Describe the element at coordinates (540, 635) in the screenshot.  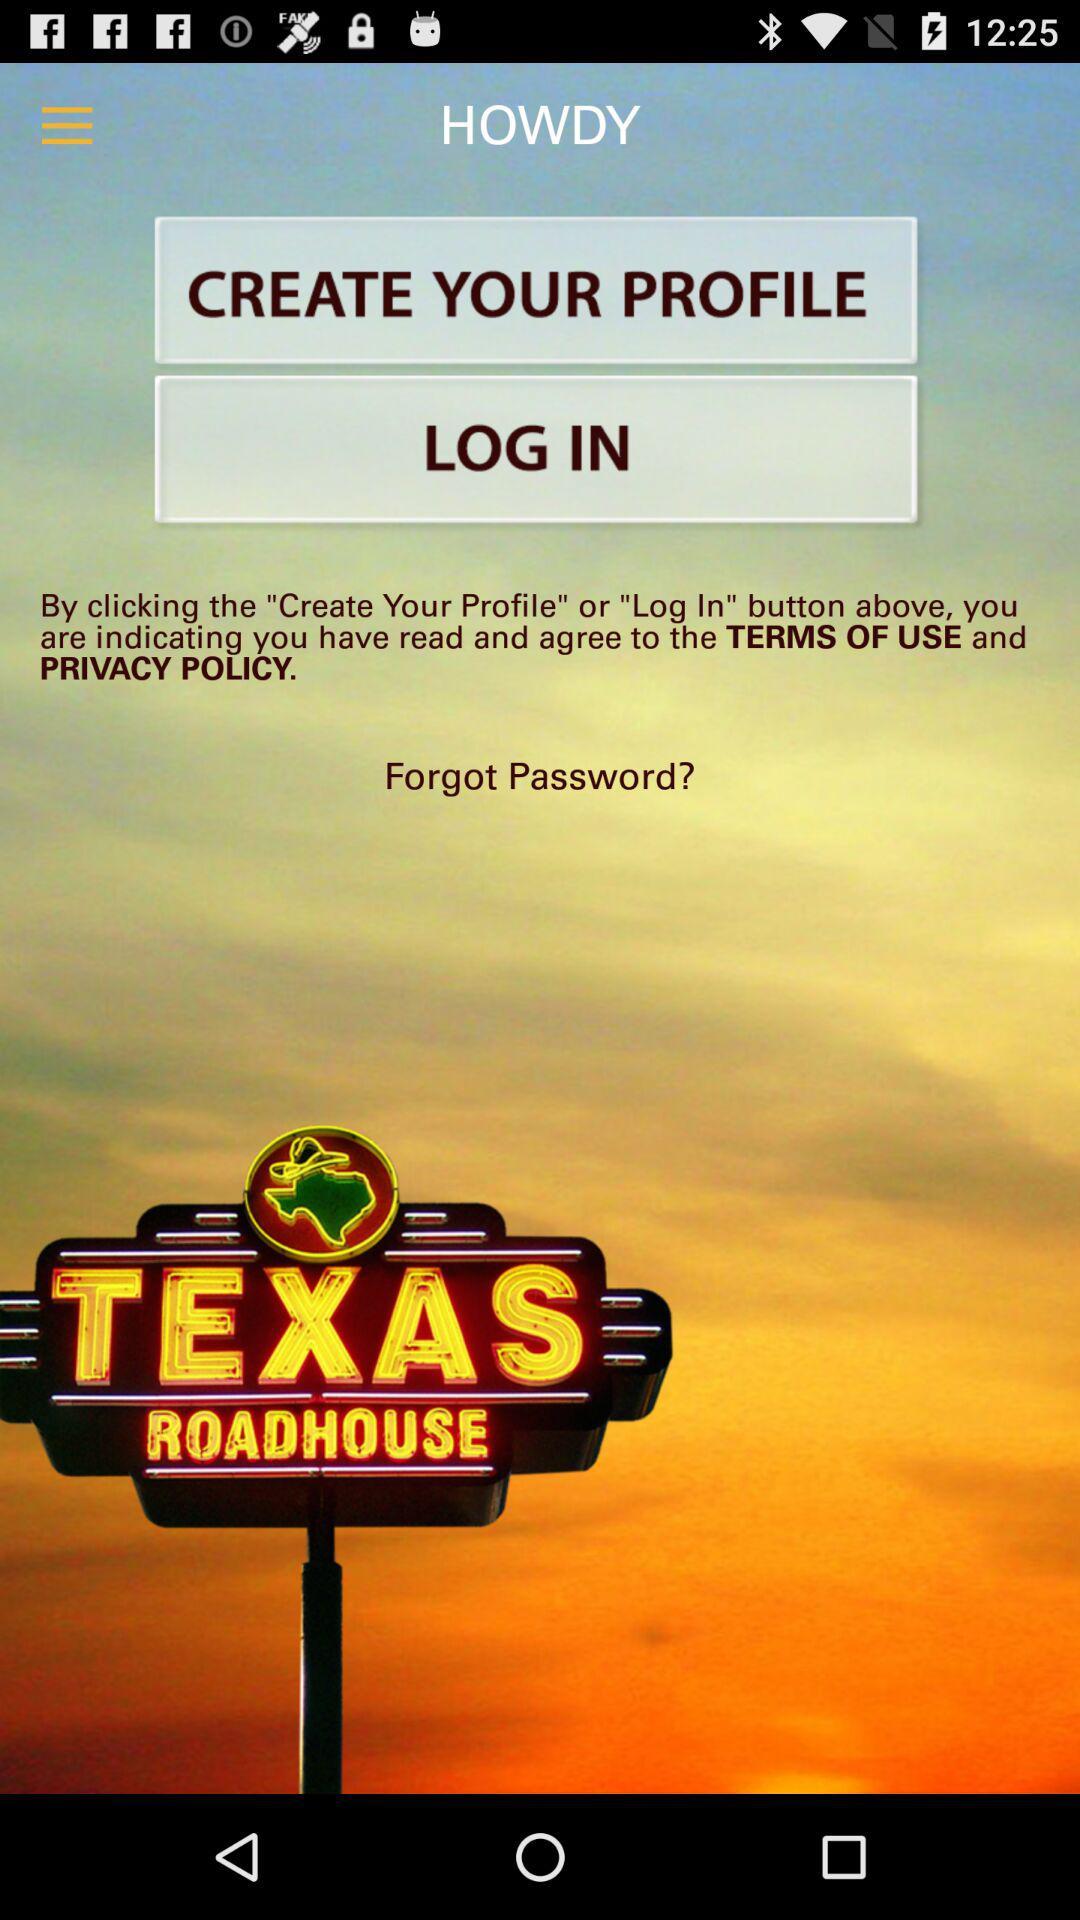
I see `icon above forgot password?` at that location.